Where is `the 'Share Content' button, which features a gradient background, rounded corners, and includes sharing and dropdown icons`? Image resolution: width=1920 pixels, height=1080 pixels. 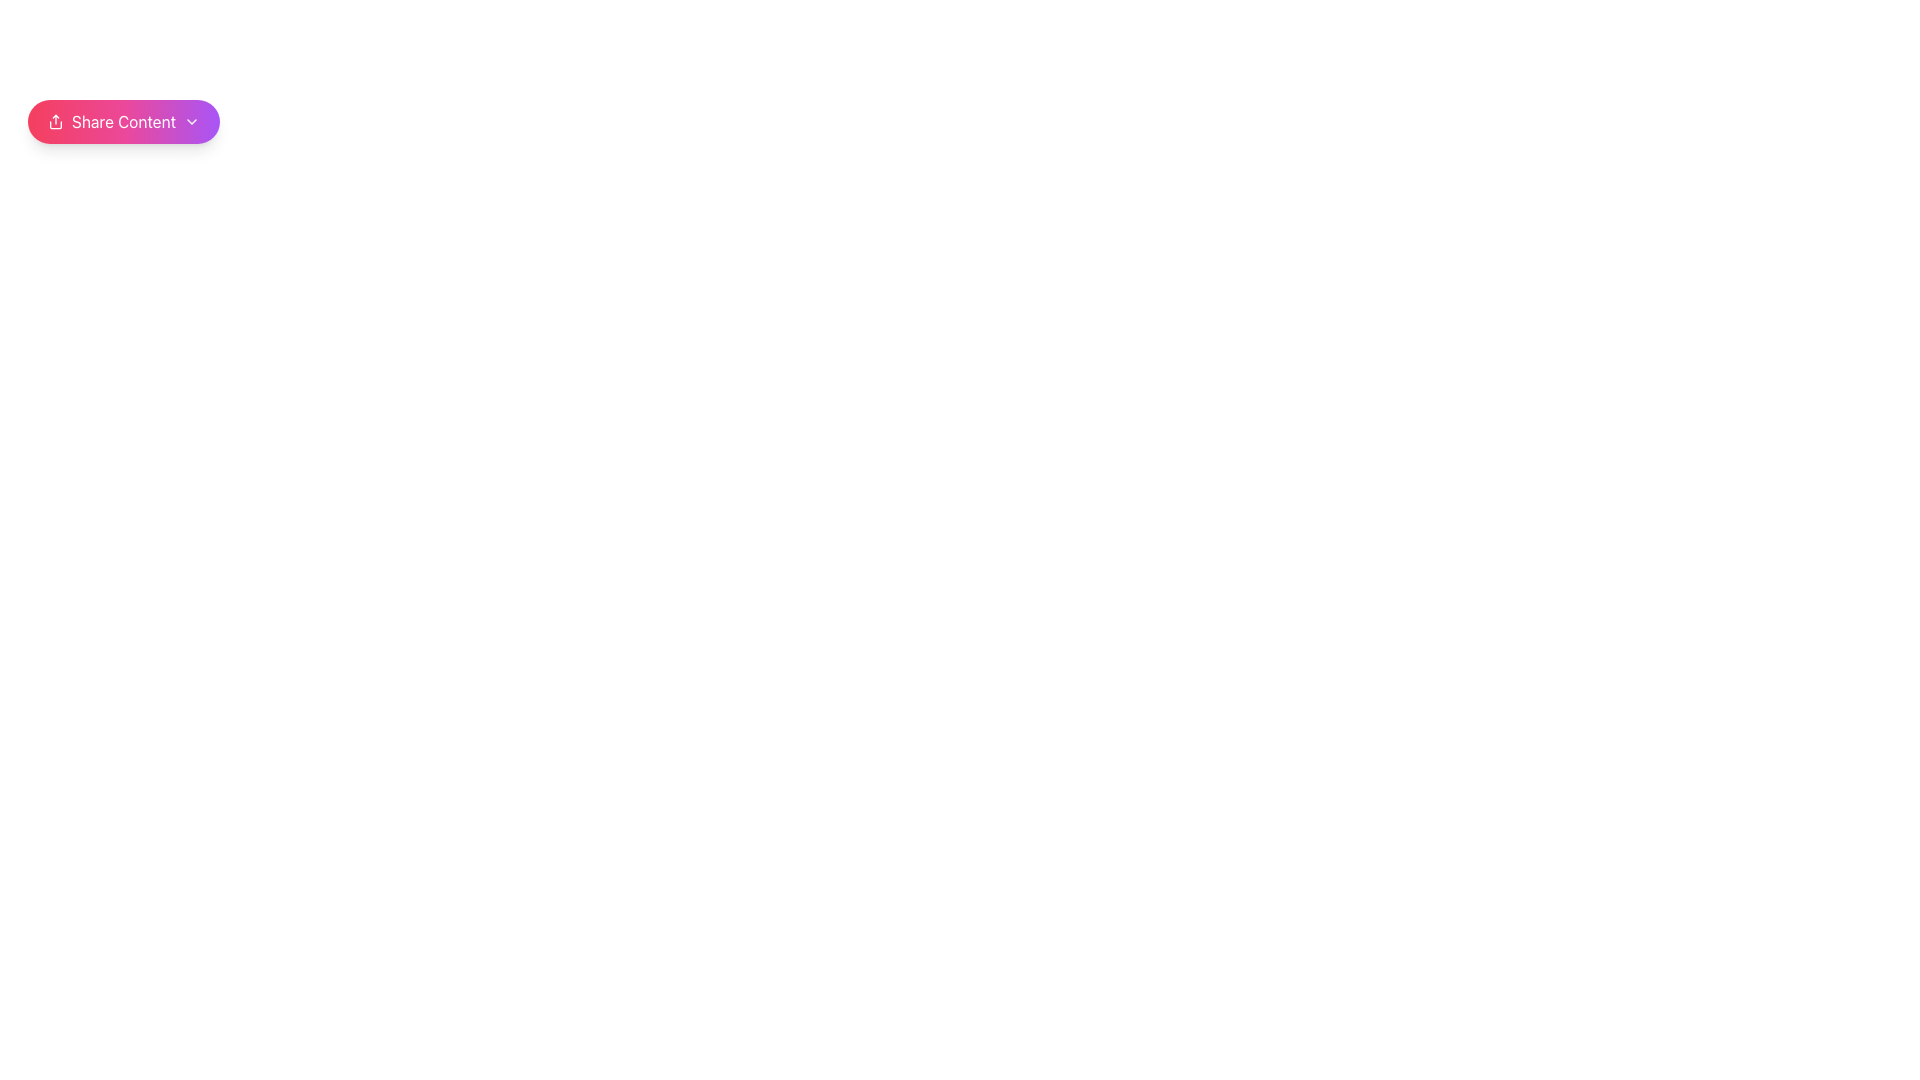
the 'Share Content' button, which features a gradient background, rounded corners, and includes sharing and dropdown icons is located at coordinates (123, 122).